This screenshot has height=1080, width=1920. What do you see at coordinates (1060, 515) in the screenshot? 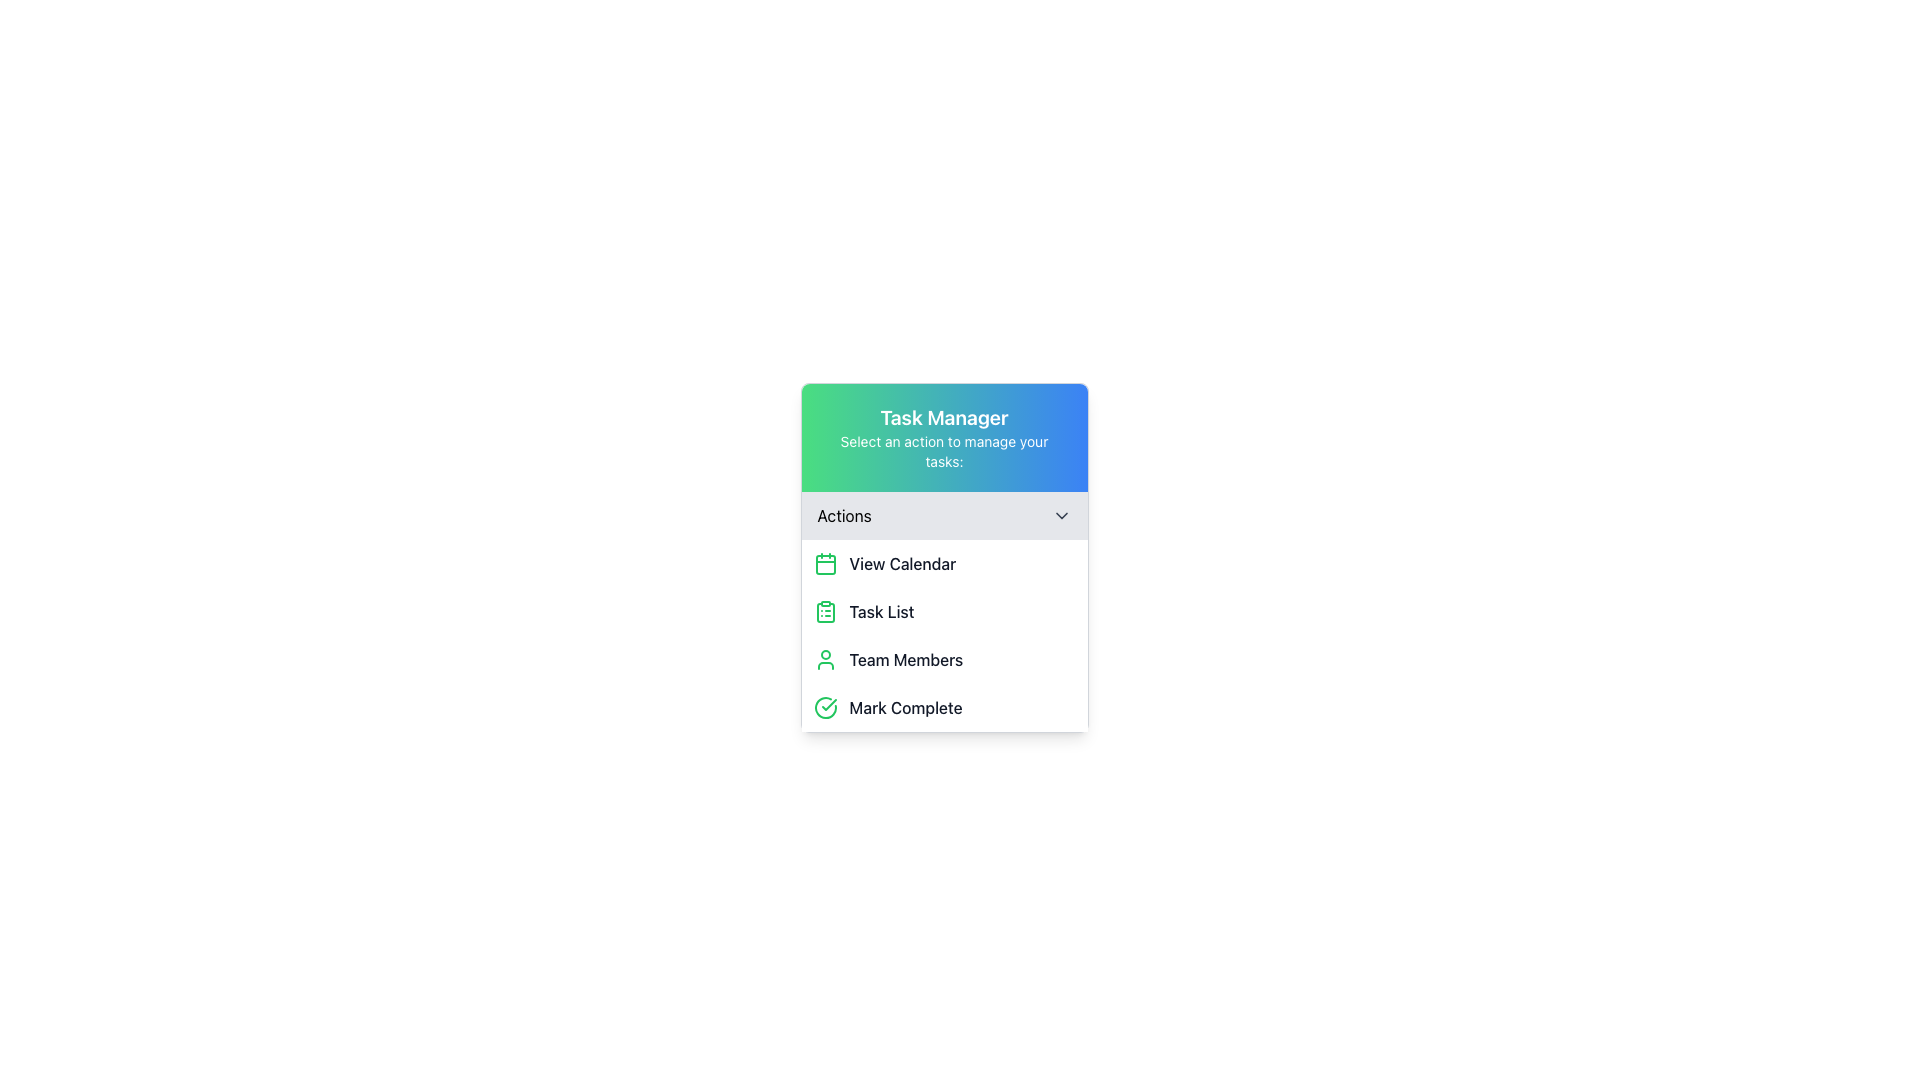
I see `the downward-pointing chevron icon on the right end of the 'Actions' toolbar` at bounding box center [1060, 515].